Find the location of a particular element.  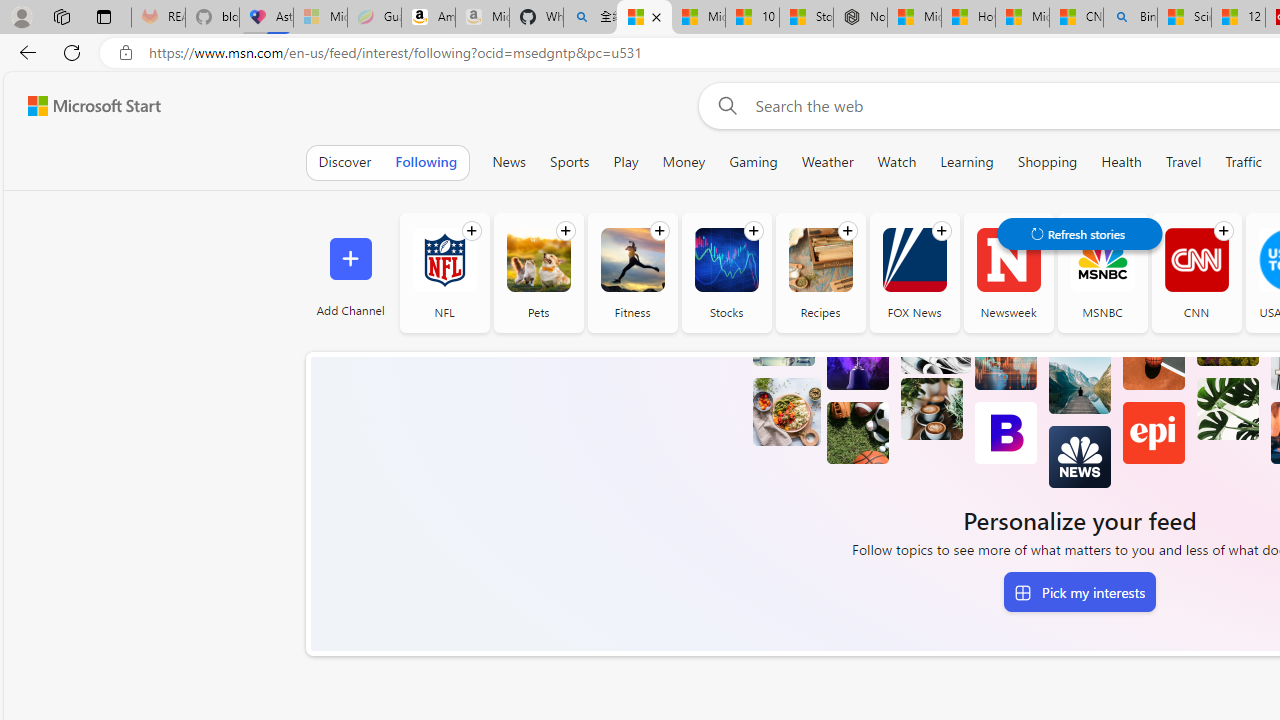

'Health' is located at coordinates (1121, 161).